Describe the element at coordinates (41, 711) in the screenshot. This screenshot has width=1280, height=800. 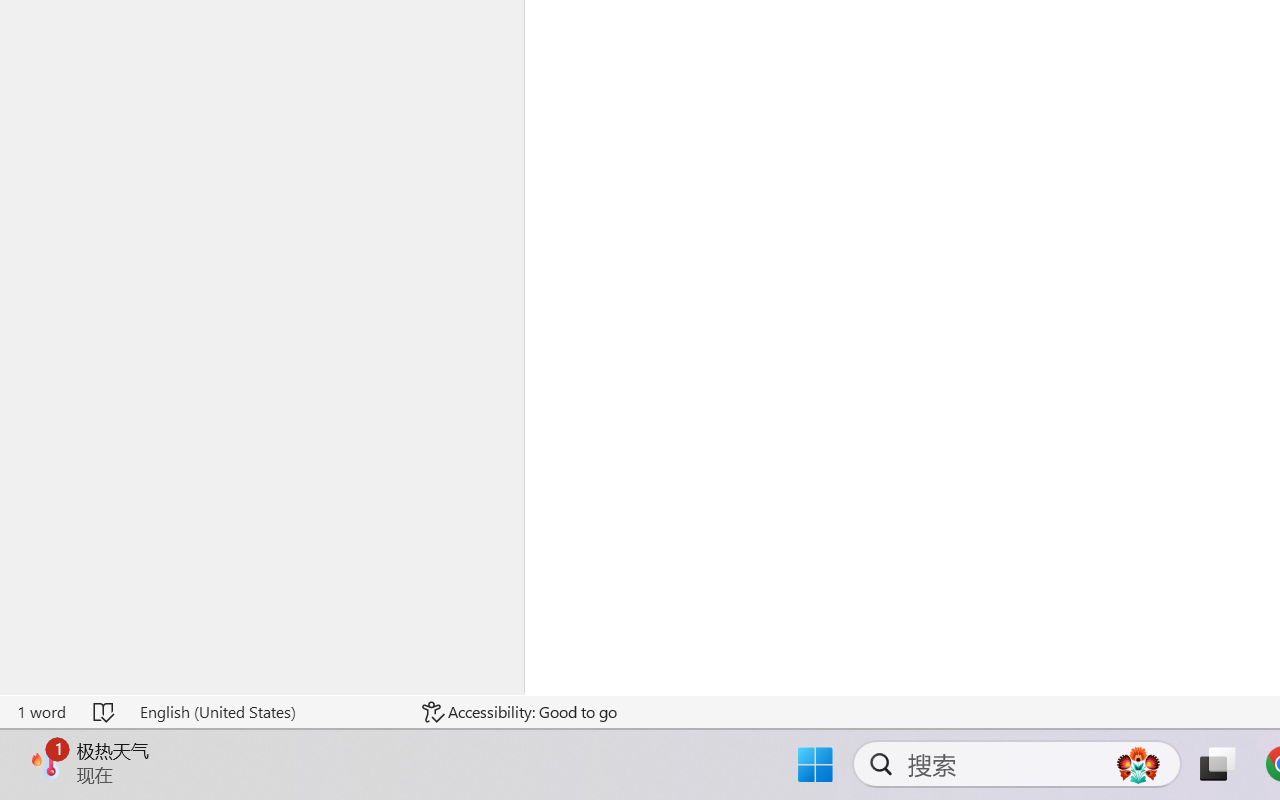
I see `'Word Count 1 word'` at that location.